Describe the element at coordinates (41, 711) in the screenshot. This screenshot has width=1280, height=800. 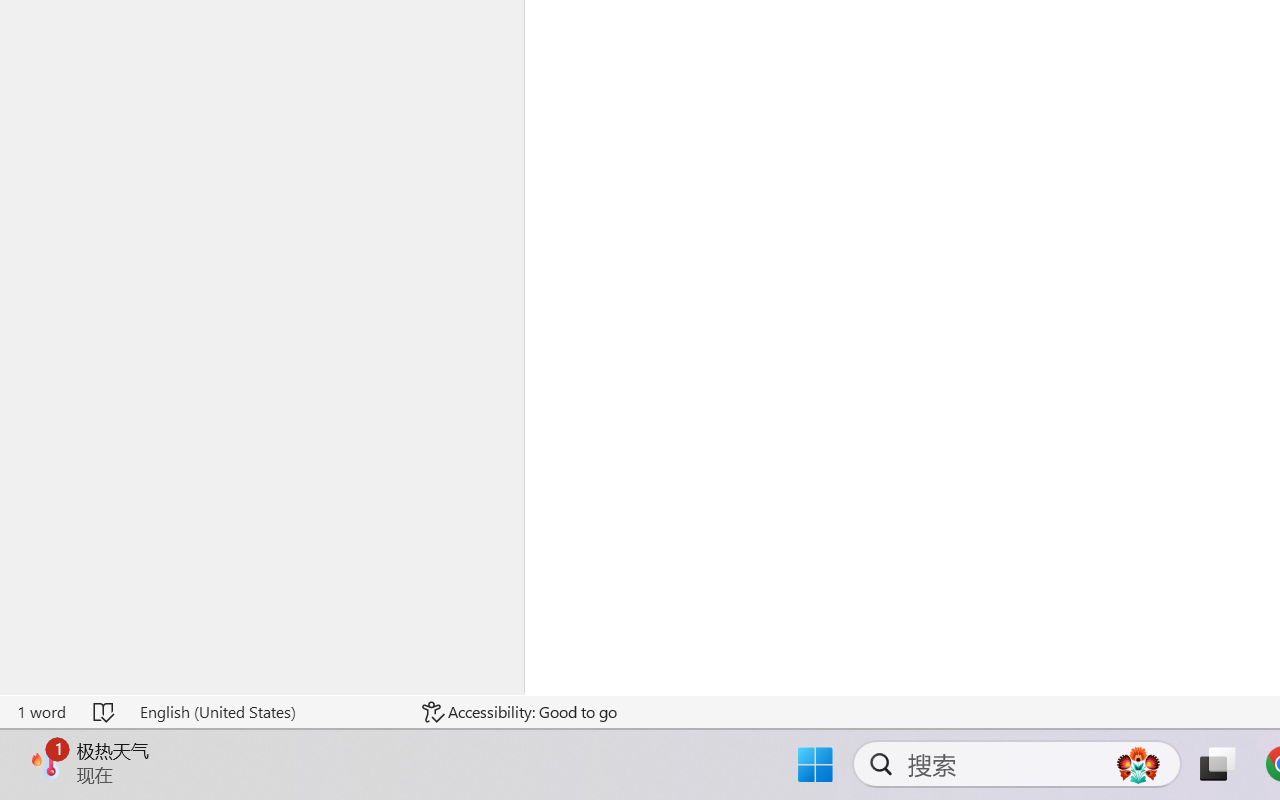
I see `'Word Count 1 word'` at that location.